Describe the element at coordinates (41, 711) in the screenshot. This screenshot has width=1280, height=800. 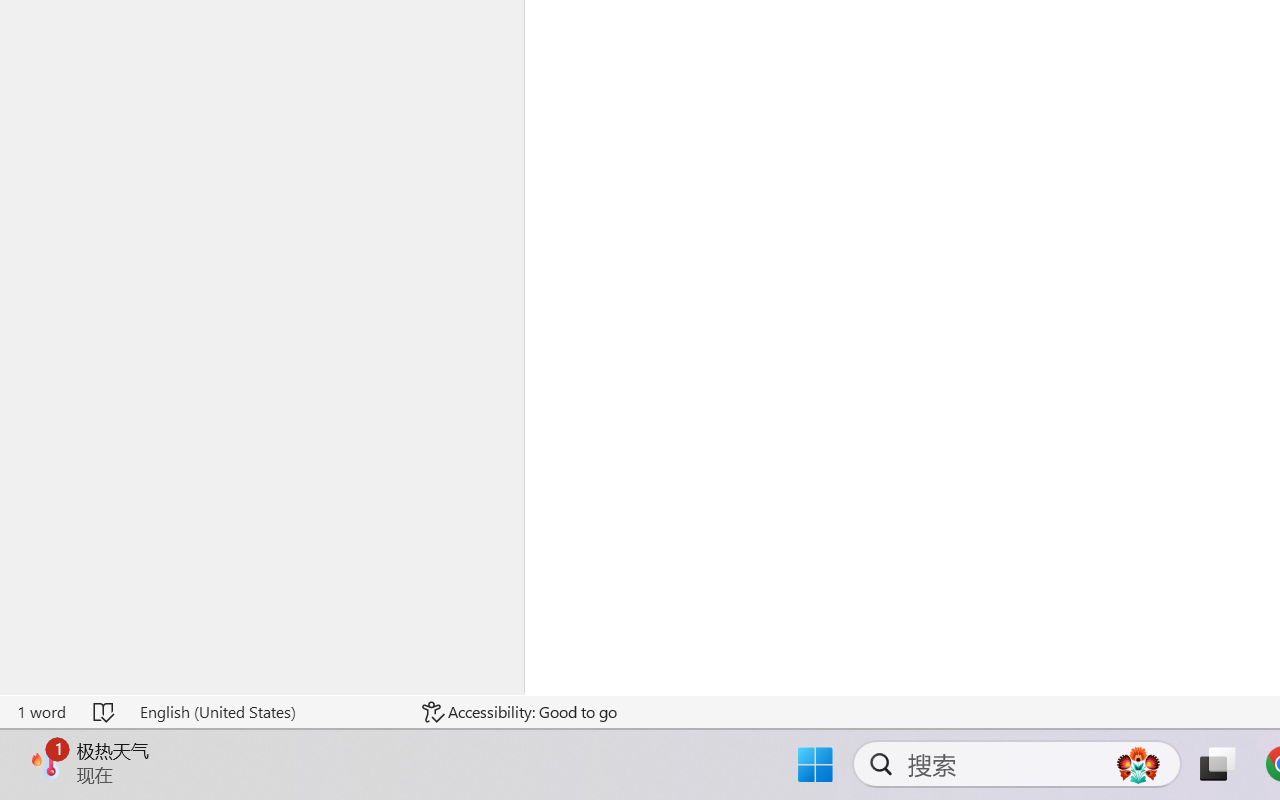
I see `'Word Count 1 word'` at that location.